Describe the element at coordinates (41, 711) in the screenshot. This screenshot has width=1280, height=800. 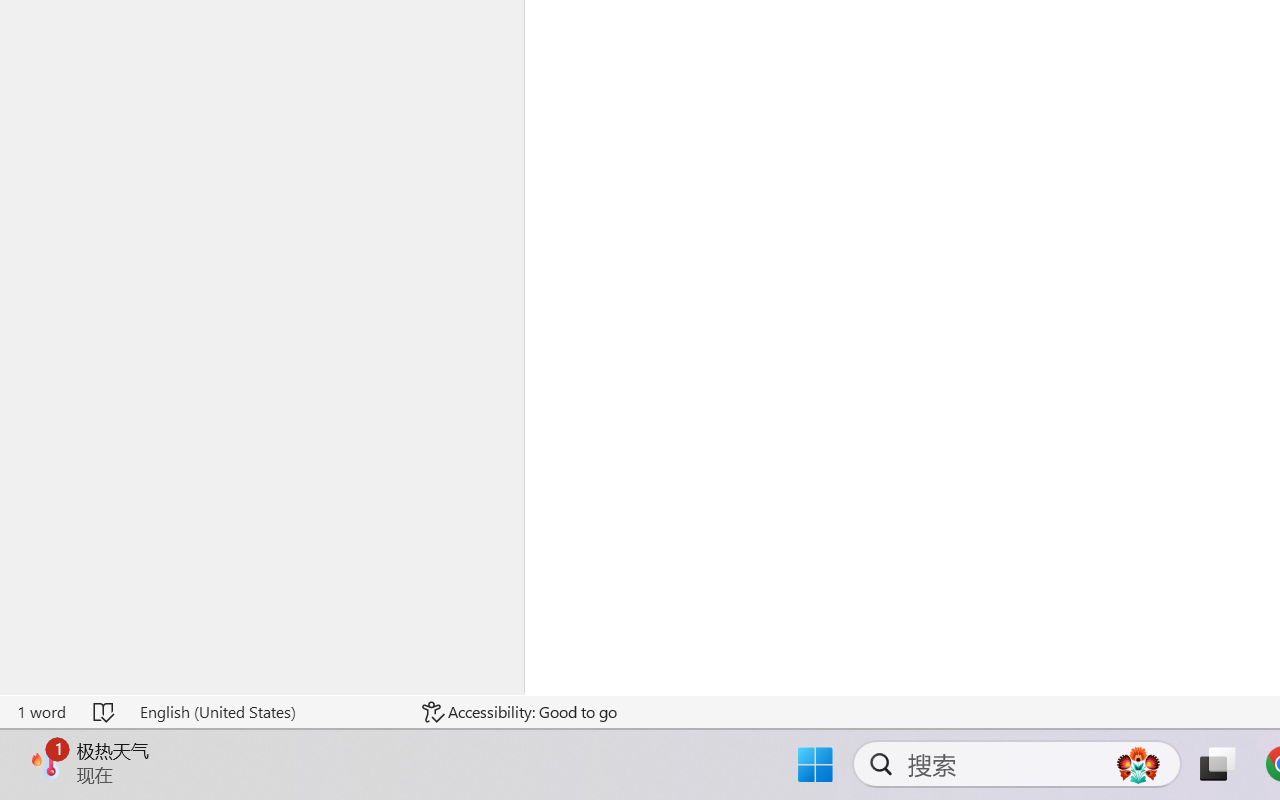
I see `'Word Count 1 word'` at that location.